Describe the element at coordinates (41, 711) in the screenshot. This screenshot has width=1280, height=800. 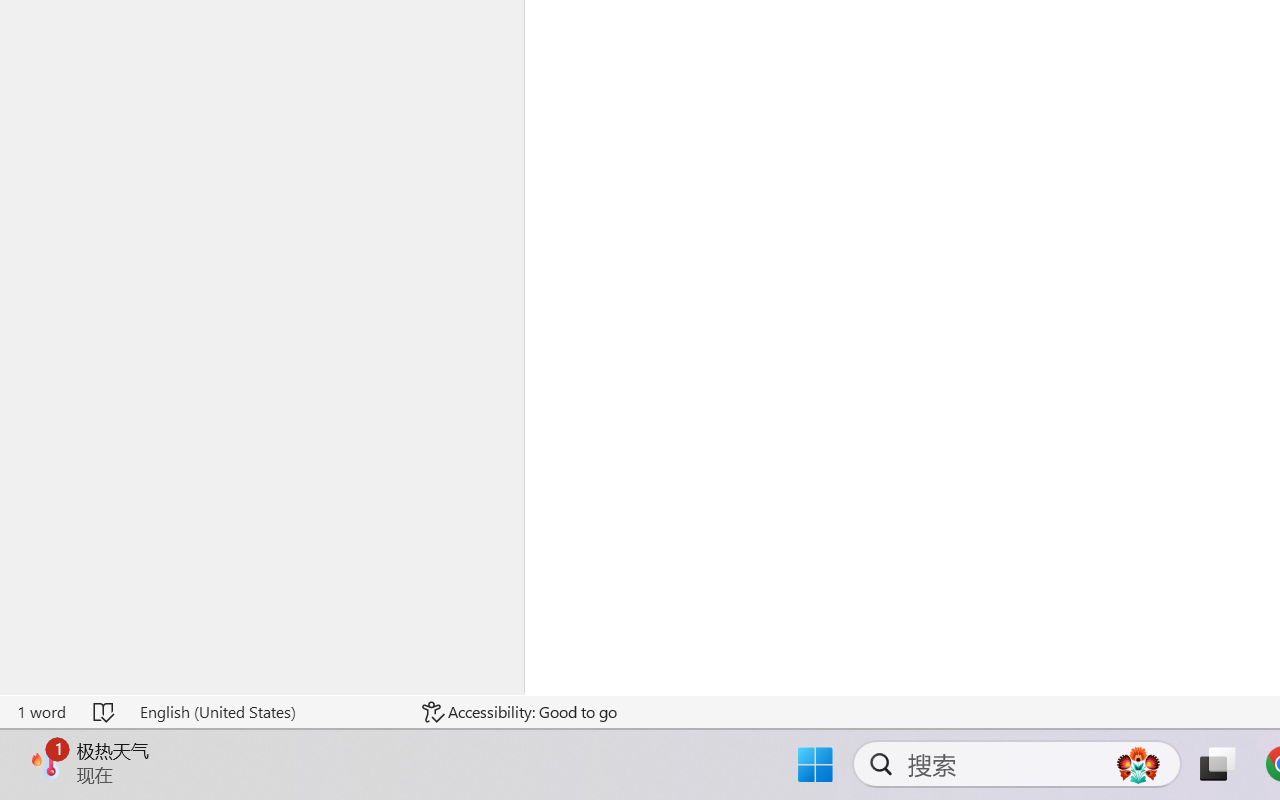
I see `'Word Count 1 word'` at that location.